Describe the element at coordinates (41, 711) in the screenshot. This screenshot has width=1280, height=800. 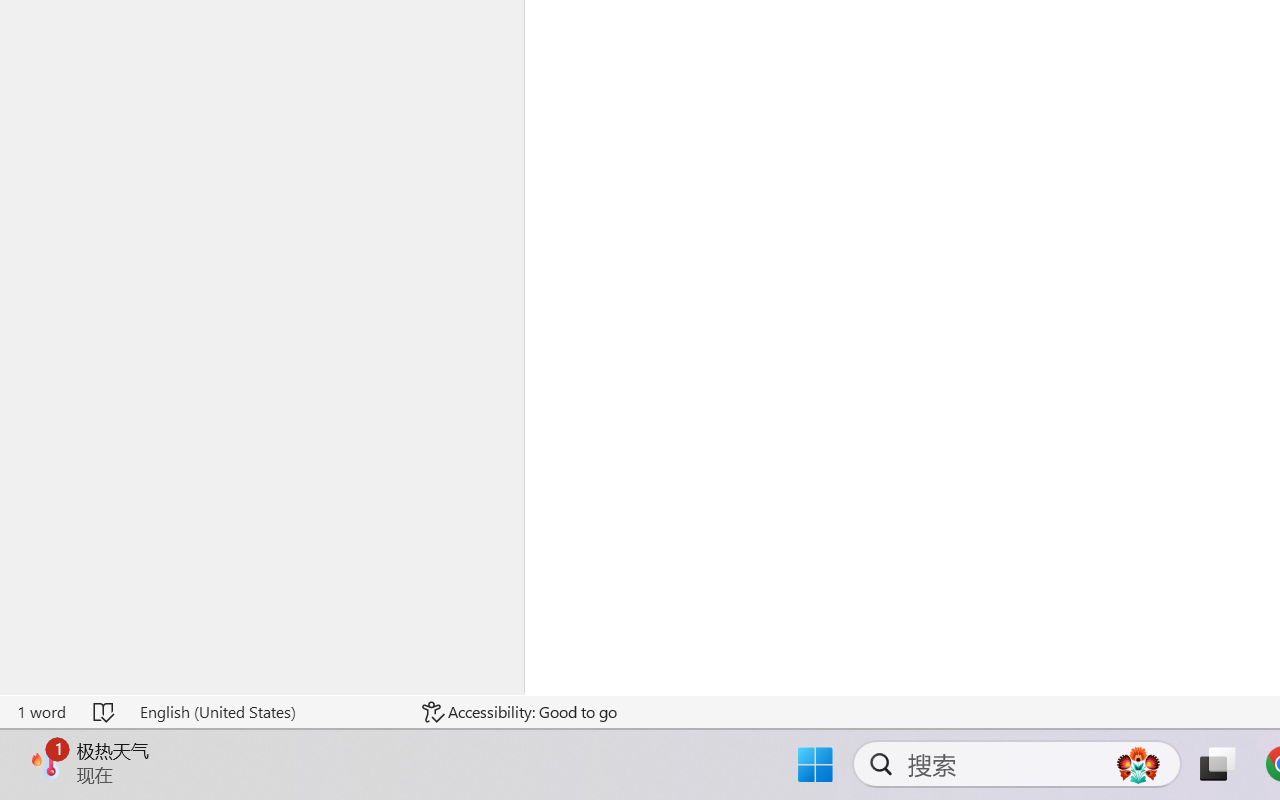
I see `'Word Count 1 word'` at that location.